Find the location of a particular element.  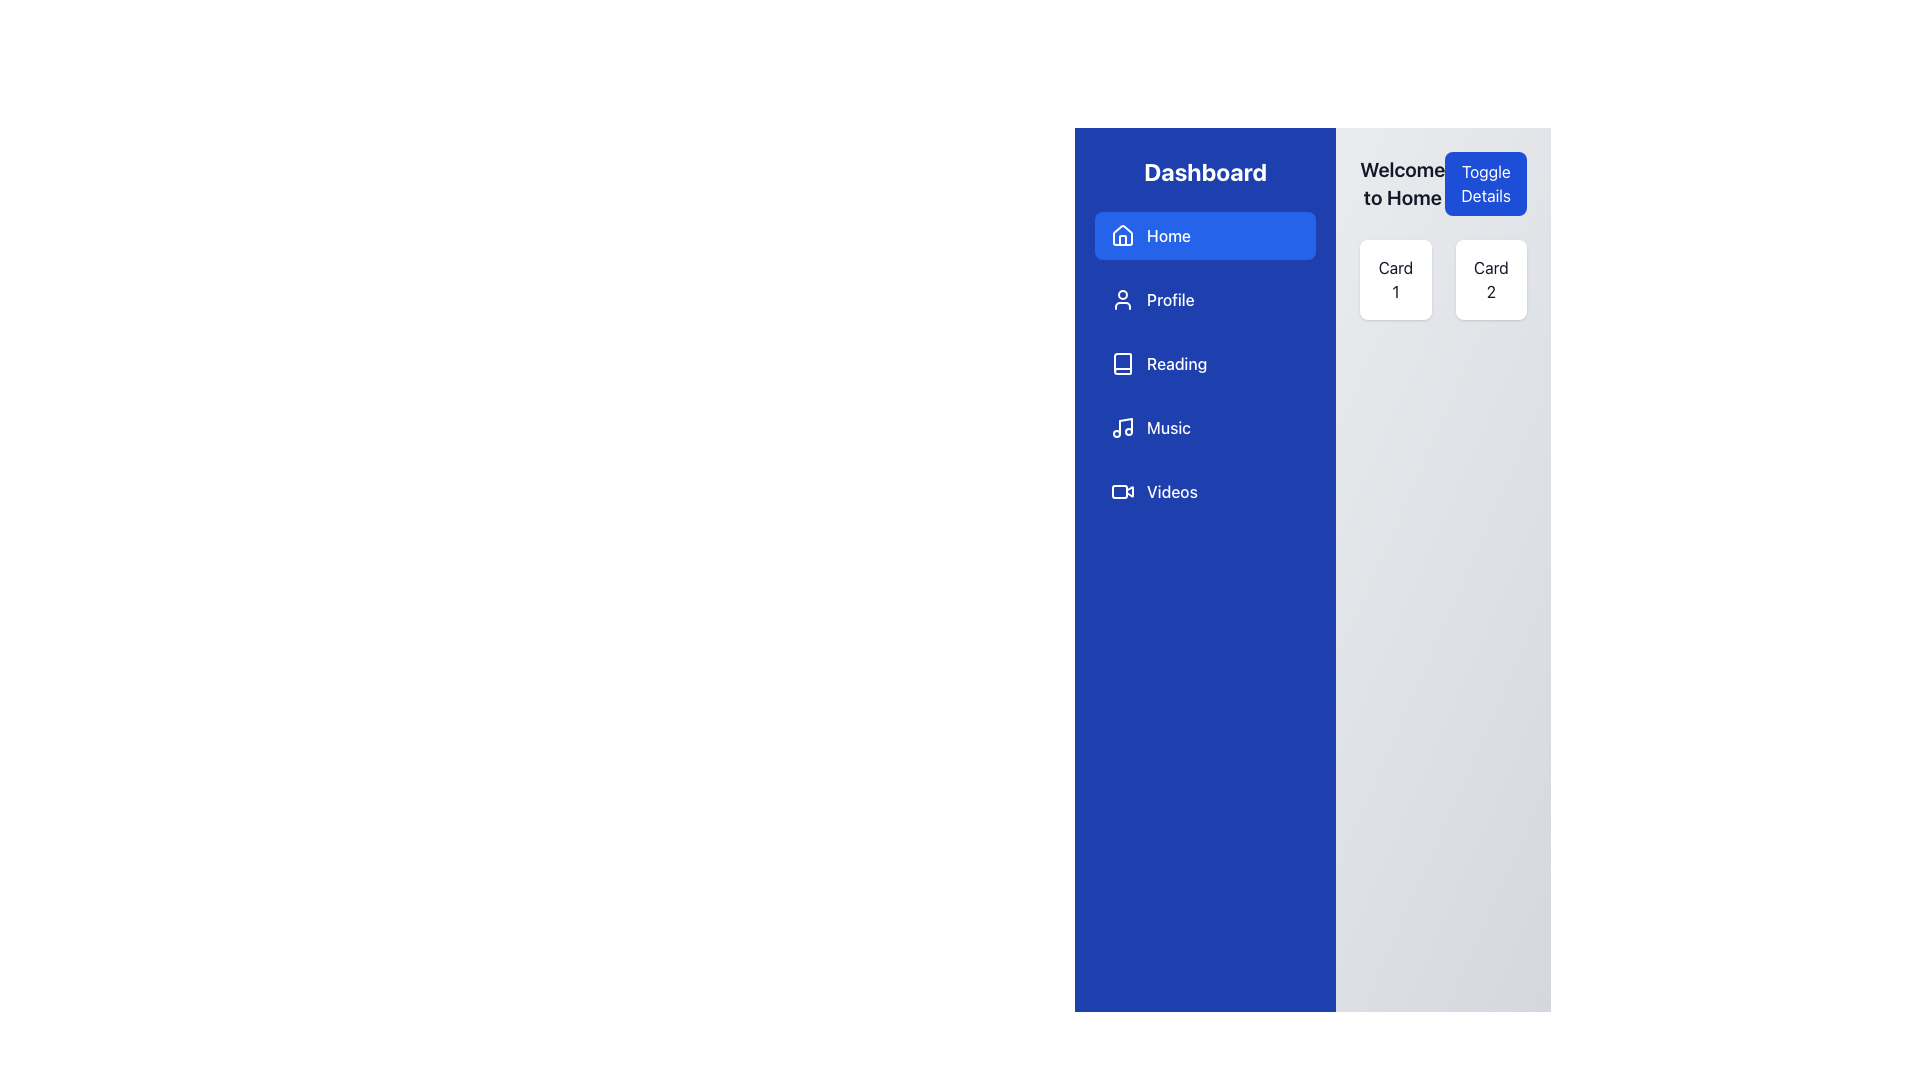

the 'Reading' navigation menu item located in the vertical sidebar, which is the third item in the list is located at coordinates (1204, 363).